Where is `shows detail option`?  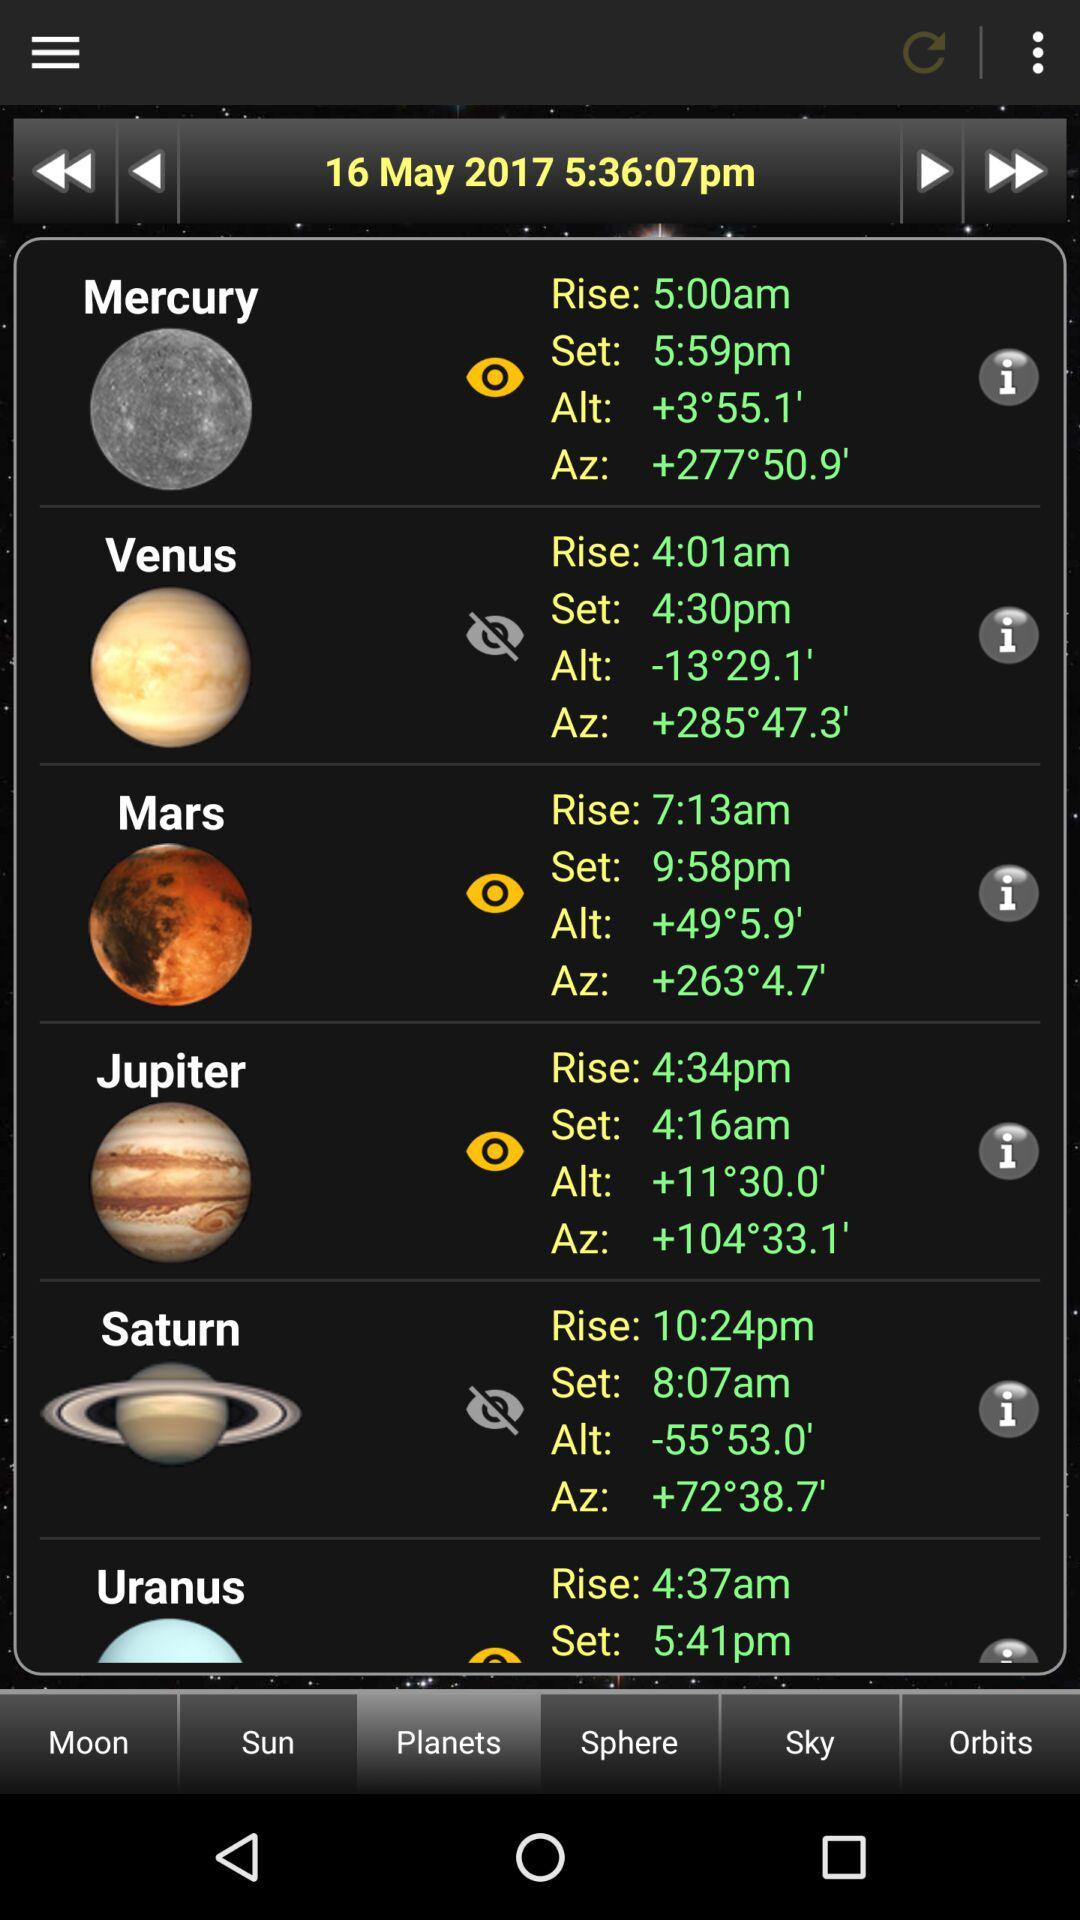
shows detail option is located at coordinates (1008, 1150).